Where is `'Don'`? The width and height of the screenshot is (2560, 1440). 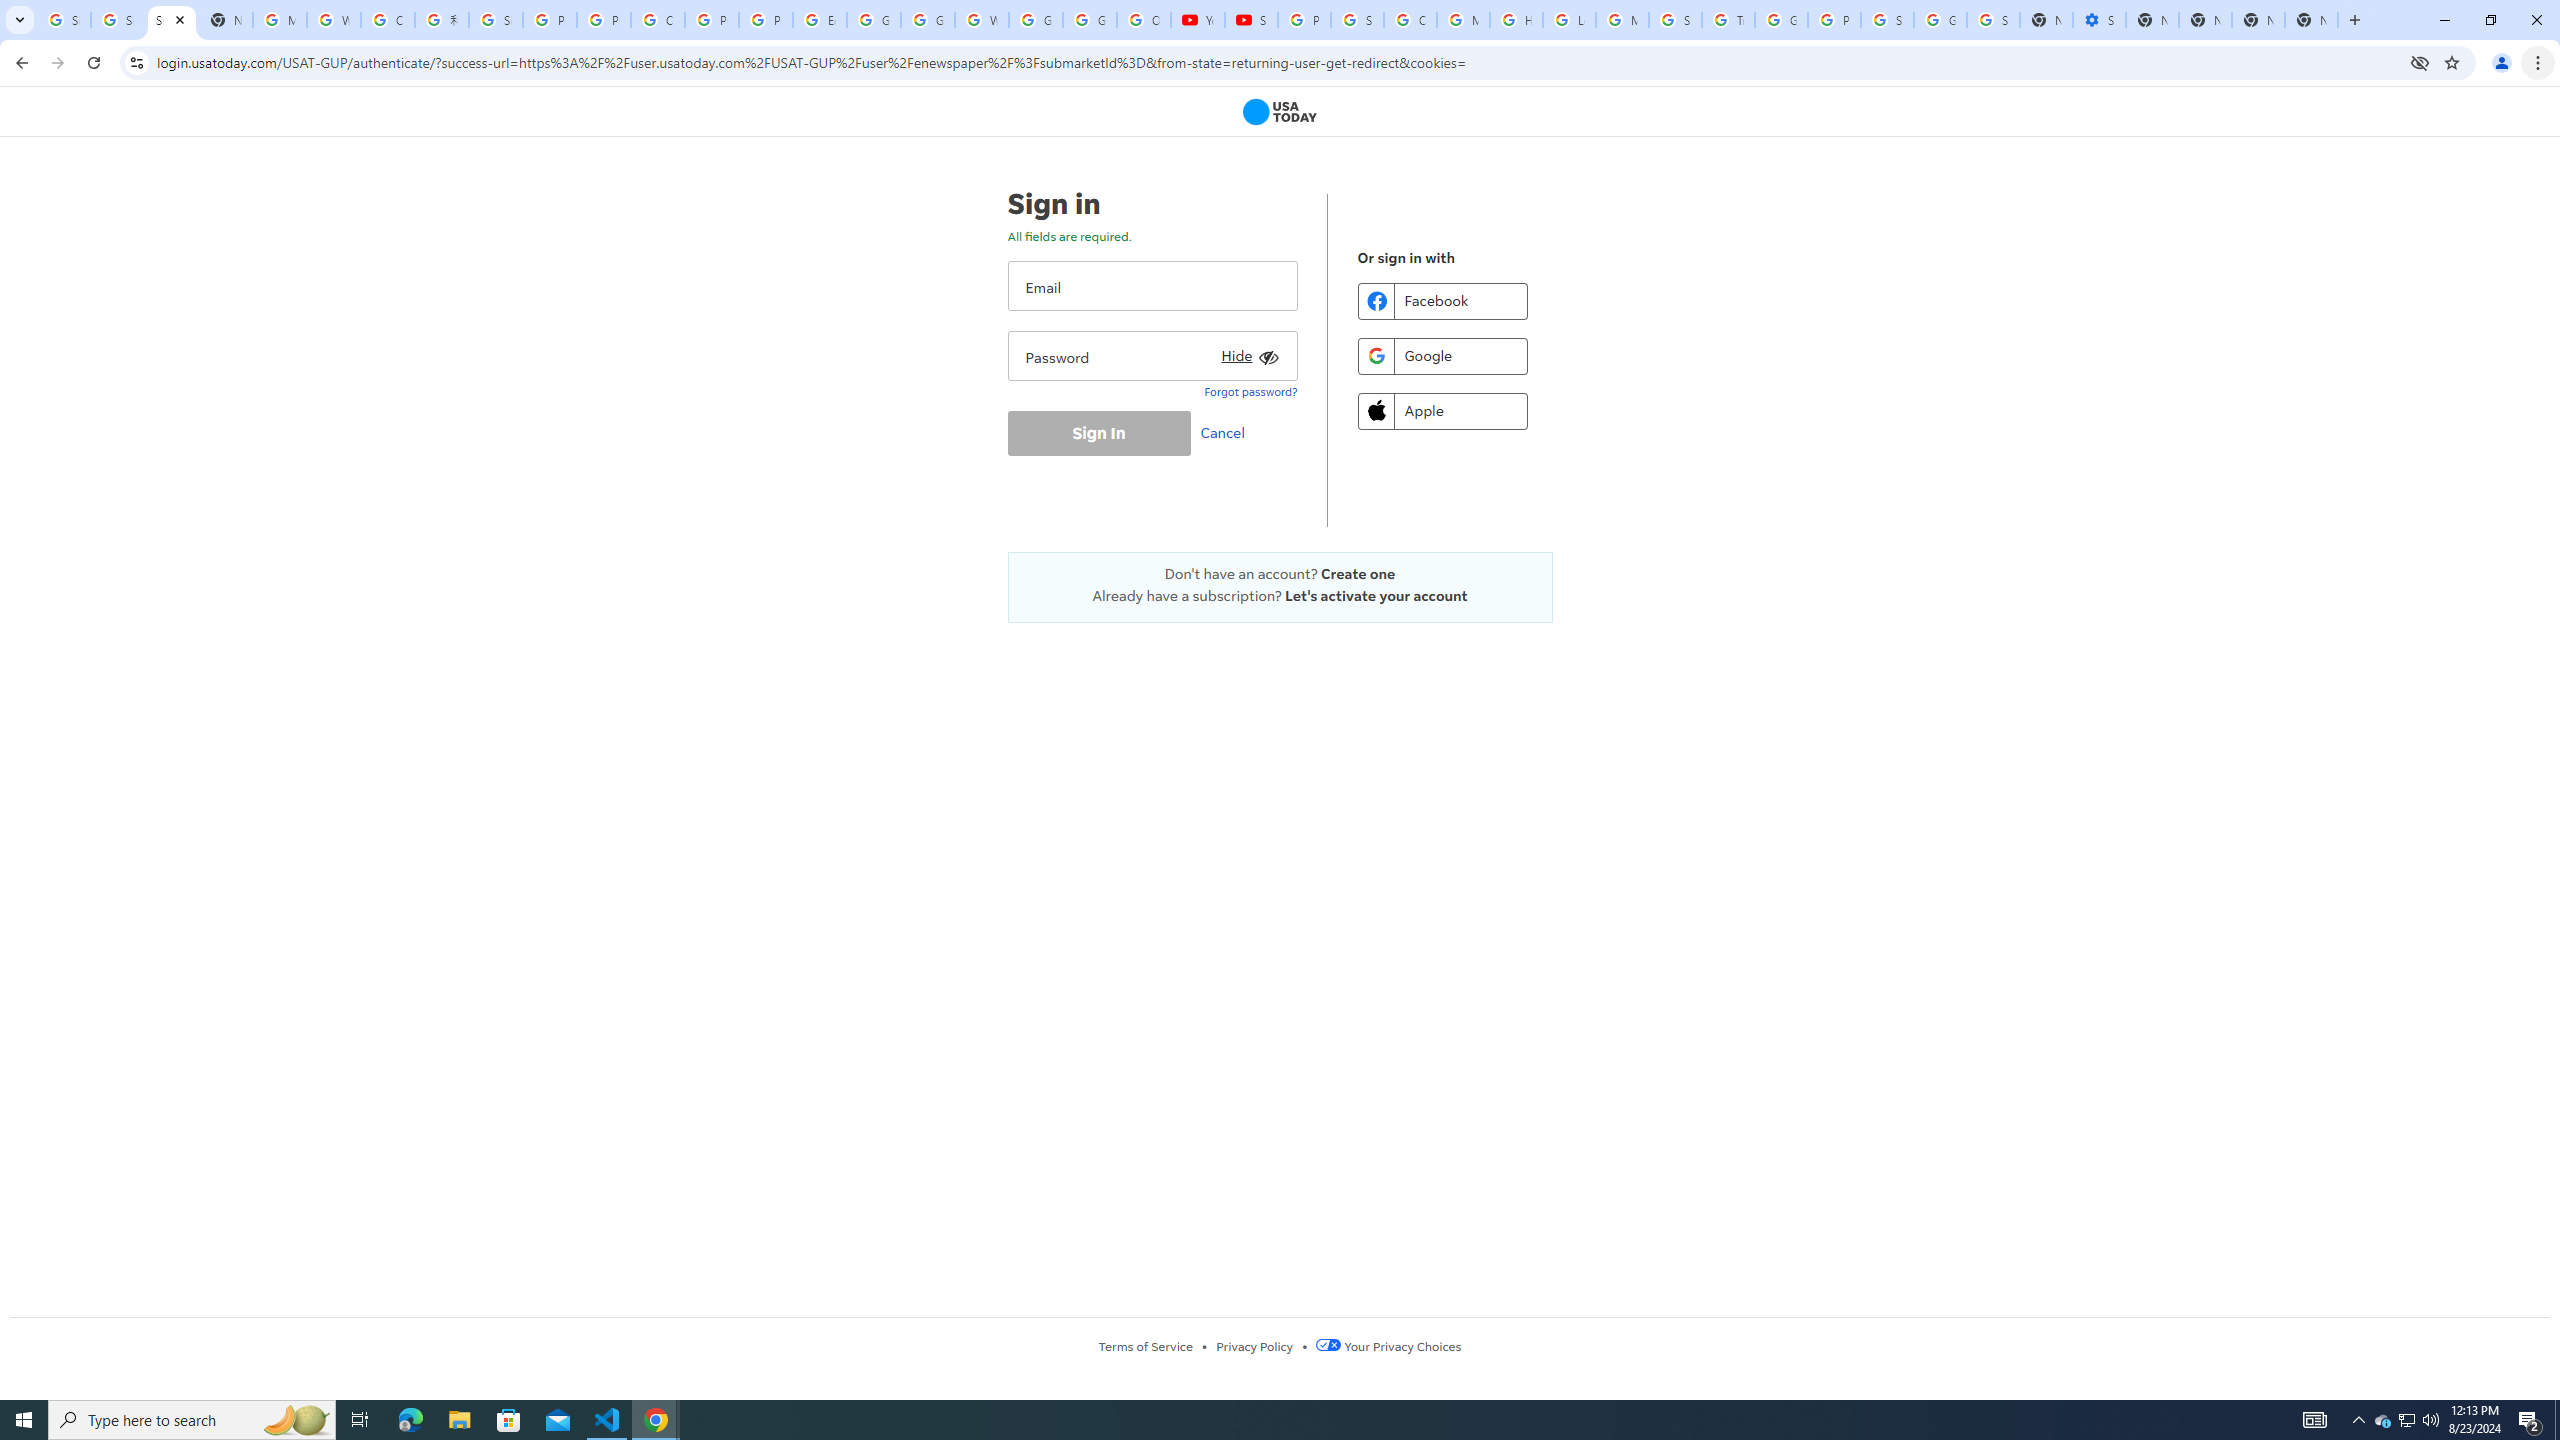 'Don' is located at coordinates (1280, 572).